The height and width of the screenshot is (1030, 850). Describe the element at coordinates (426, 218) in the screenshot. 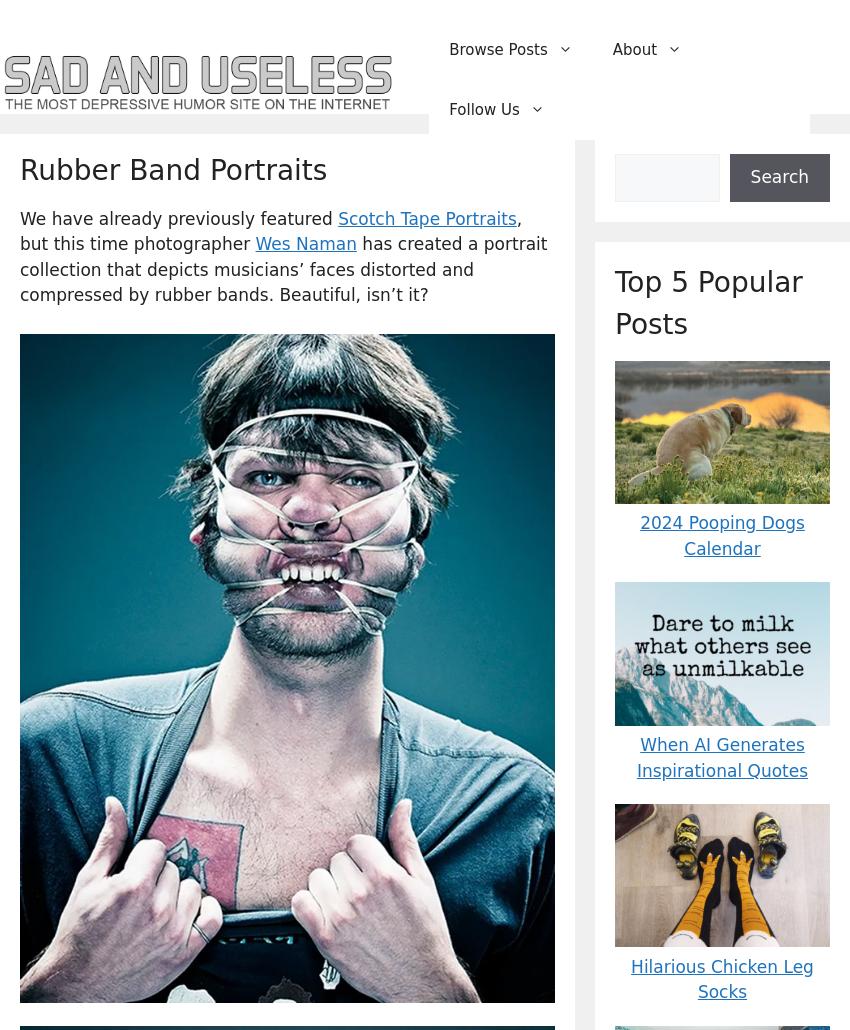

I see `'Scotch Tape Portraits'` at that location.